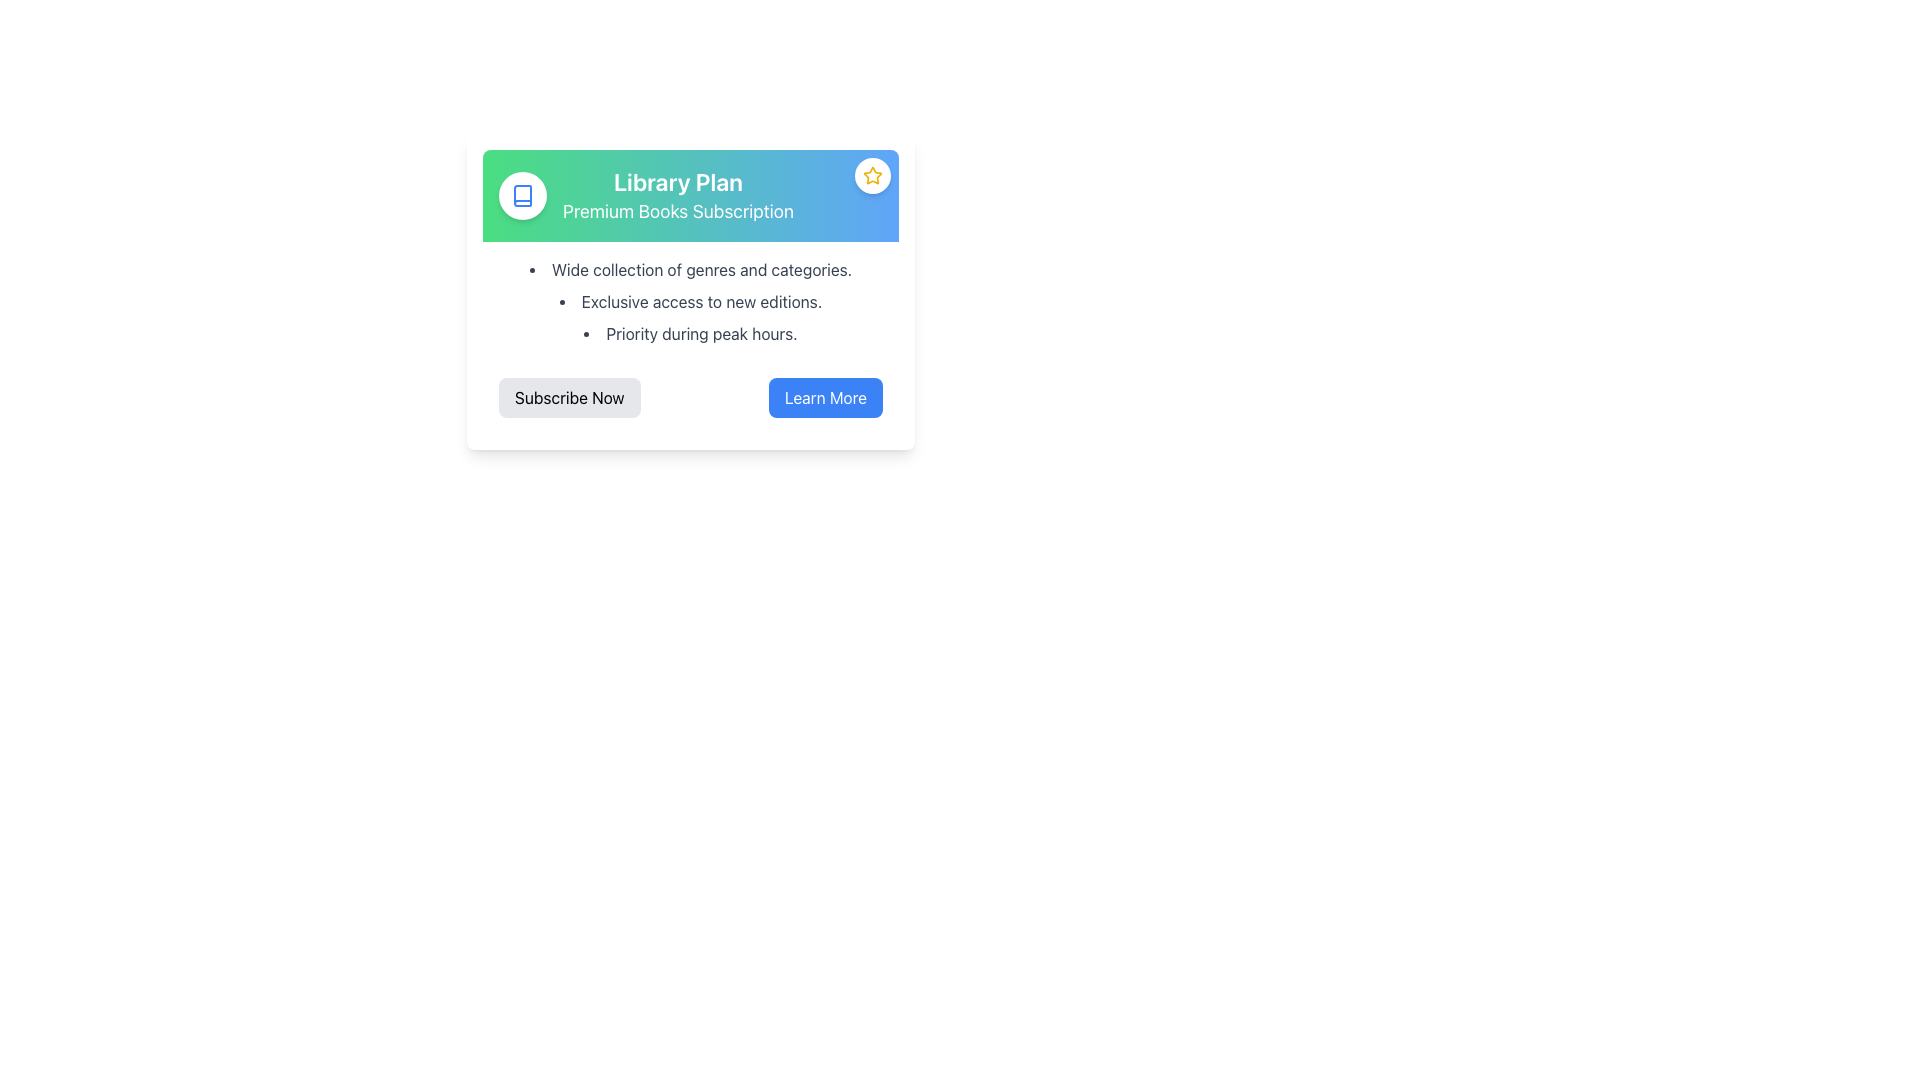 This screenshot has height=1080, width=1920. Describe the element at coordinates (691, 301) in the screenshot. I see `bulleted text item that states 'Exclusive access to new editions.' located in a vertical list between 'Wide collection of genres and categories.' and 'Priority during peak hours.'` at that location.